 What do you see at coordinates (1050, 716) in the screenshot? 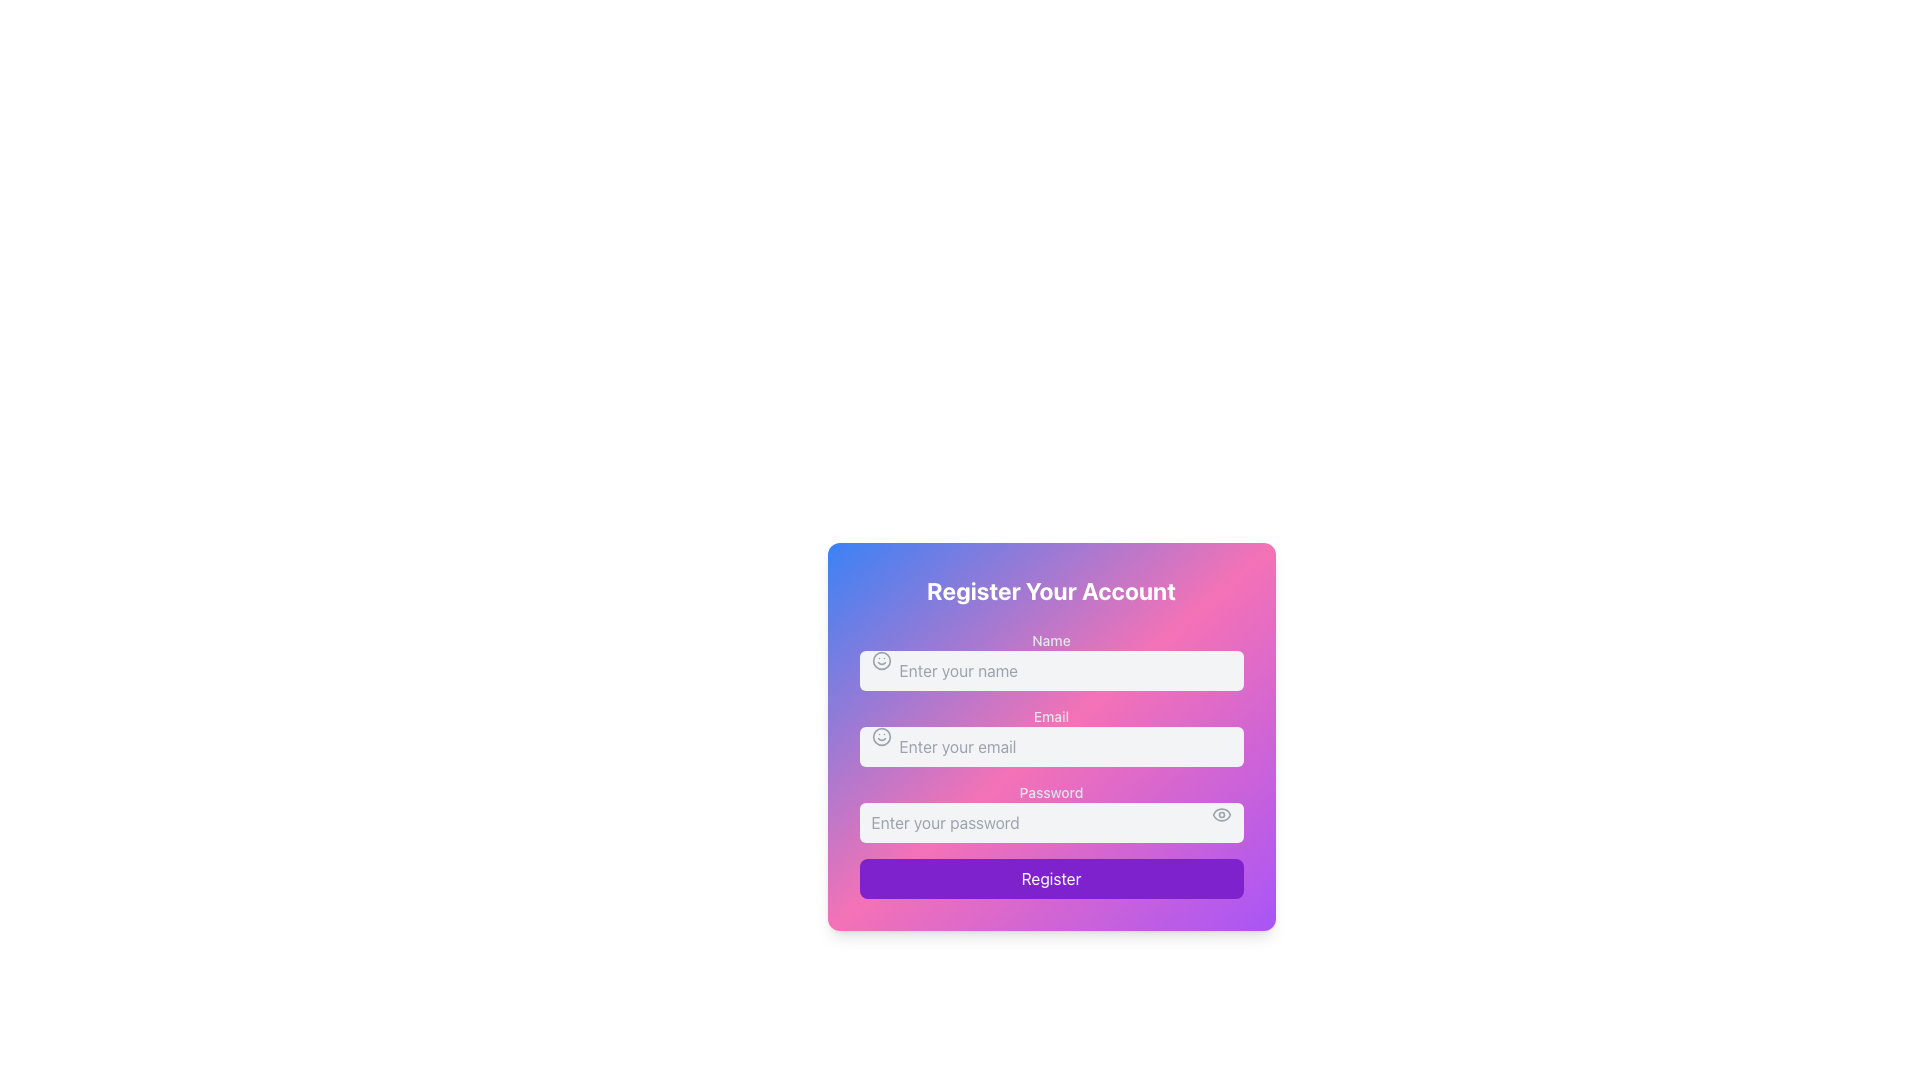
I see `the text label 'Email' which is displayed in light gray color and bold, sans-serif font, located in the registration form above the email input field` at bounding box center [1050, 716].